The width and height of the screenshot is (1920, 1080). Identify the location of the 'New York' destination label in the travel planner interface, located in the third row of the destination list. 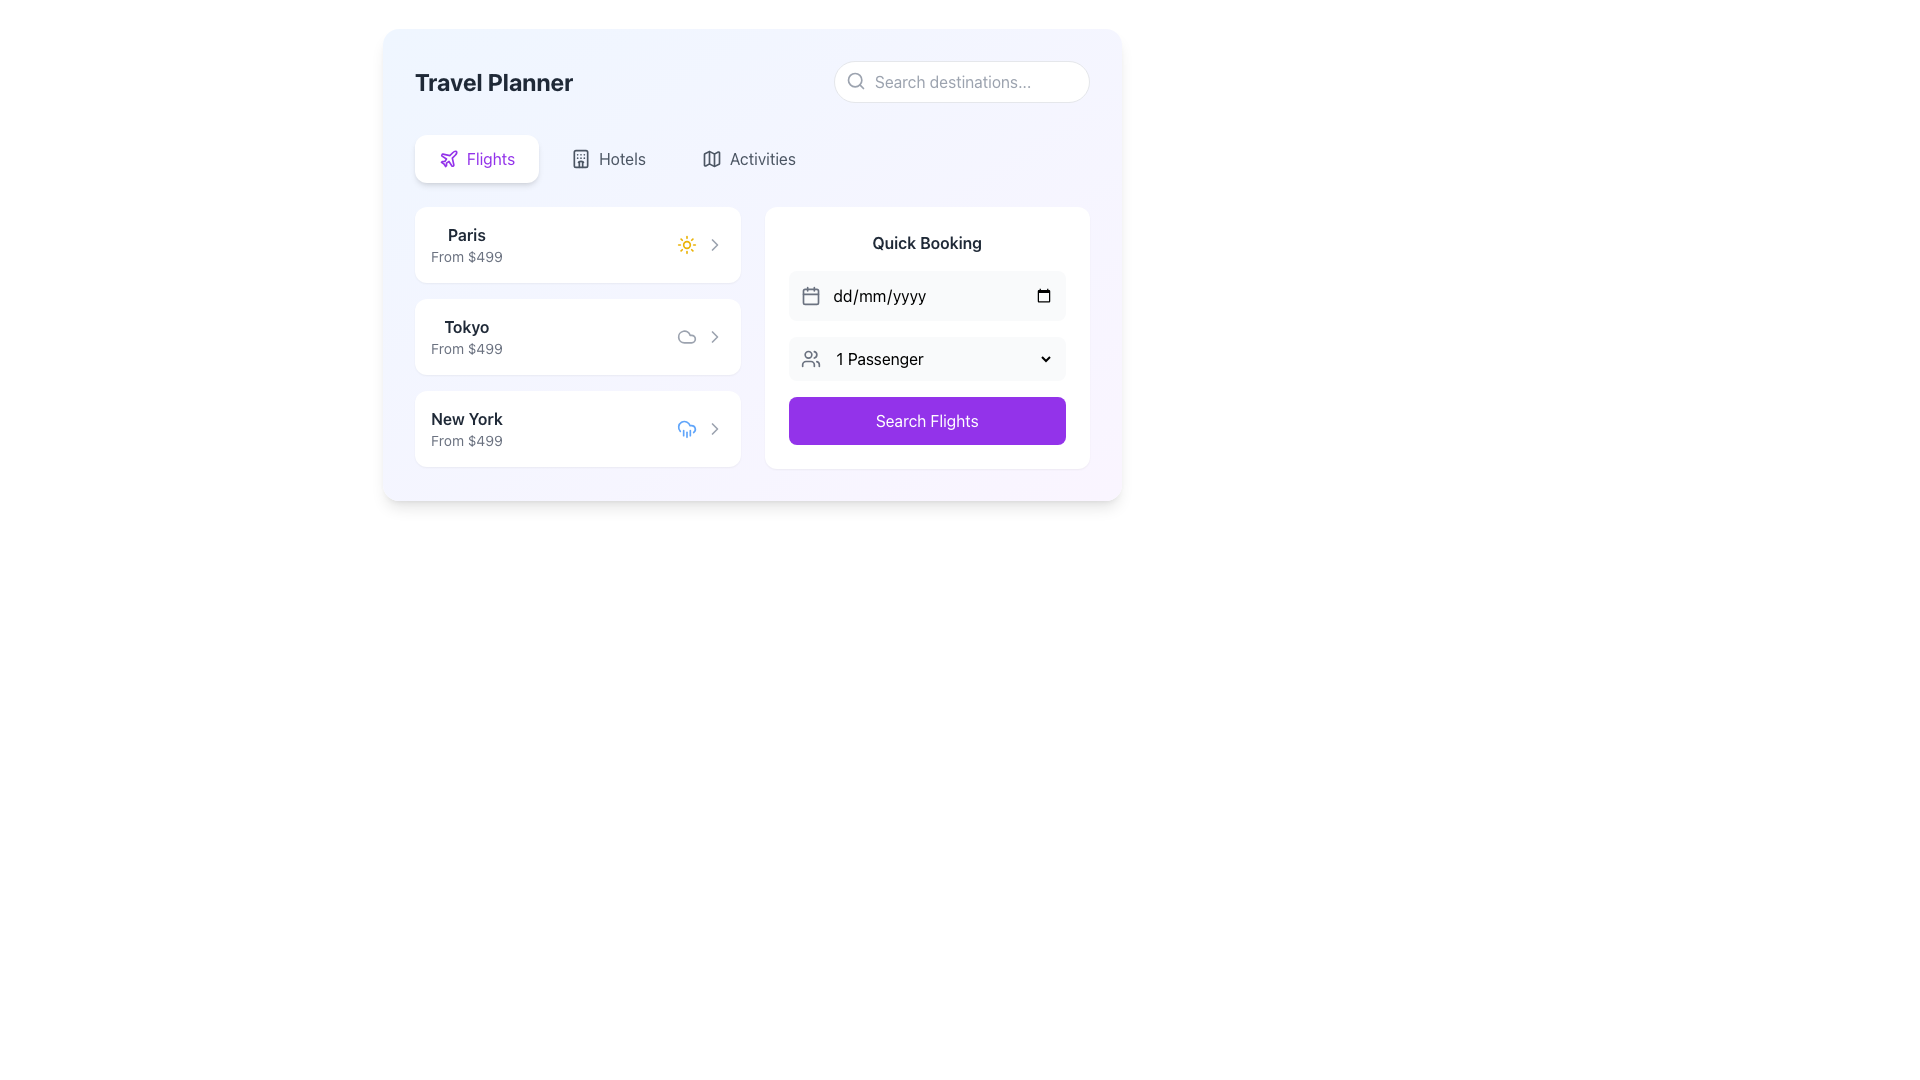
(465, 418).